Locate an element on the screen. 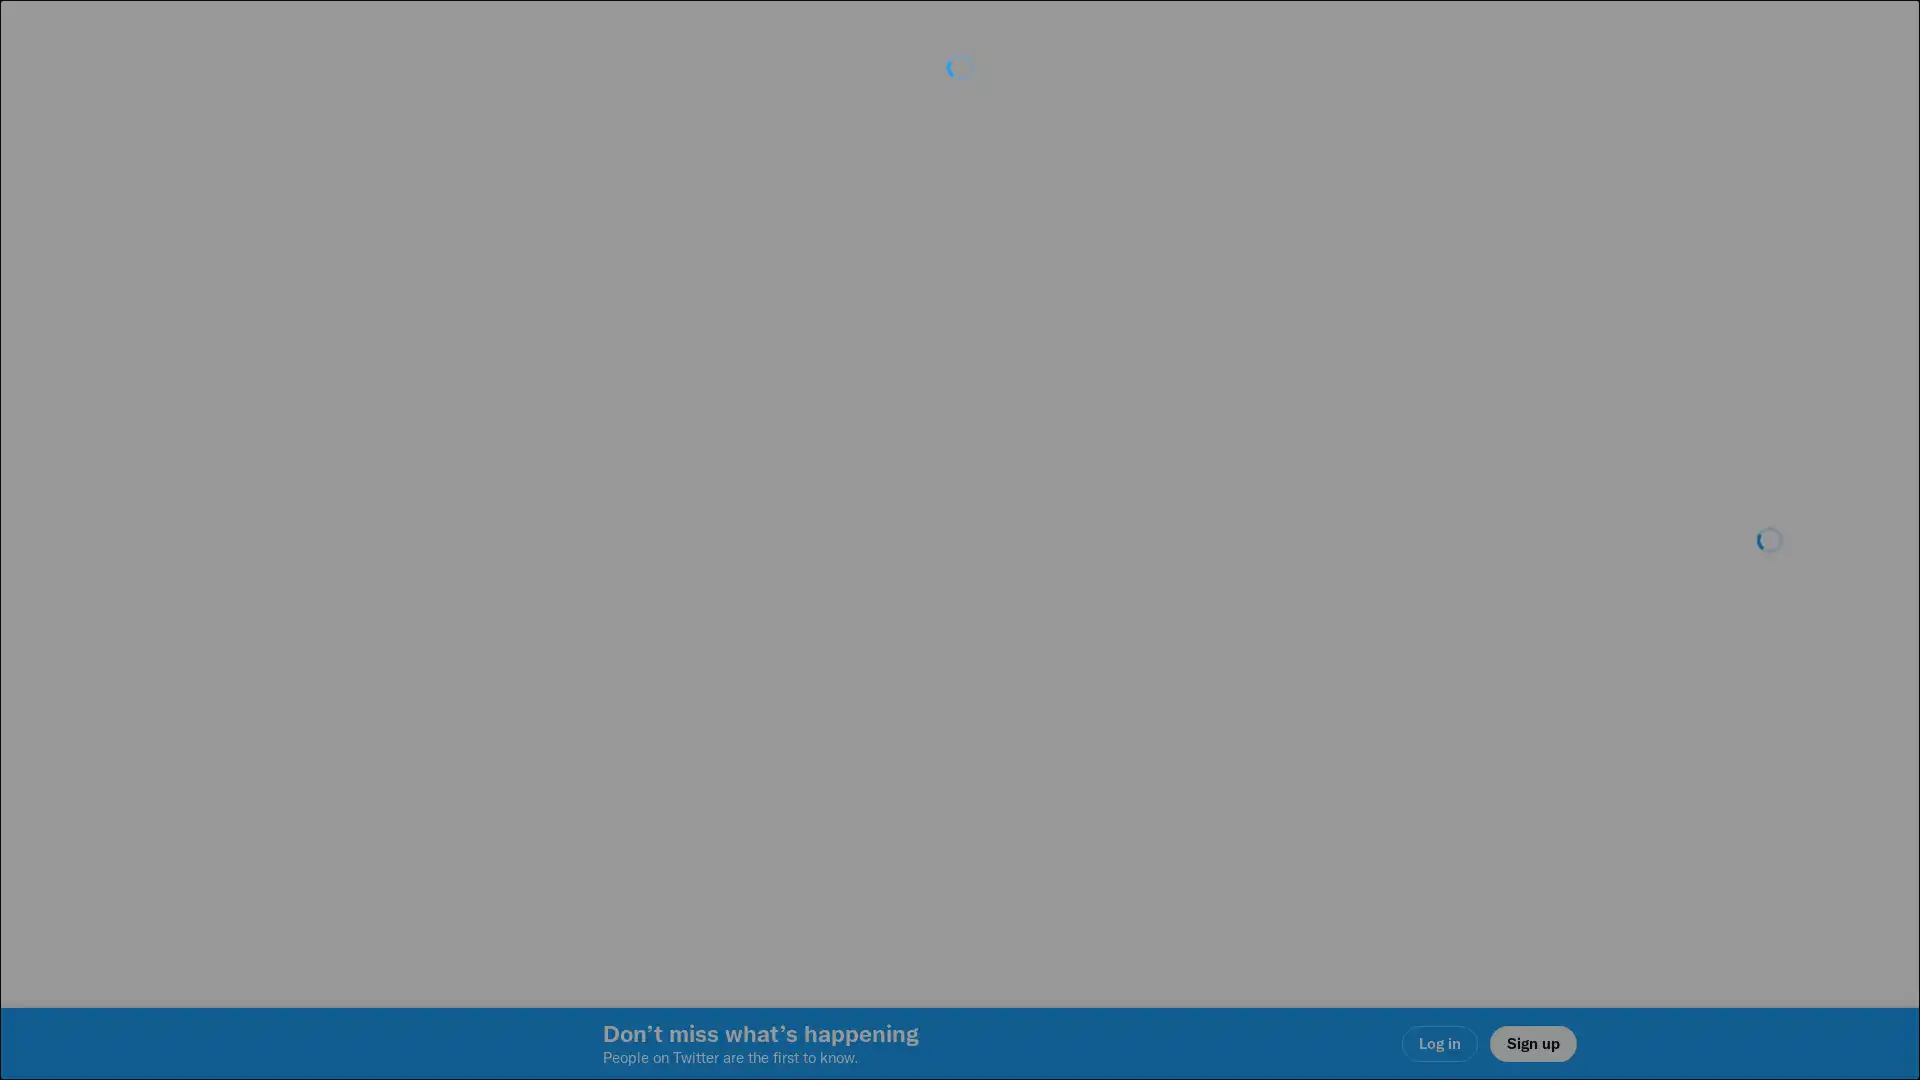 This screenshot has width=1920, height=1080. Sign up is located at coordinates (722, 681).